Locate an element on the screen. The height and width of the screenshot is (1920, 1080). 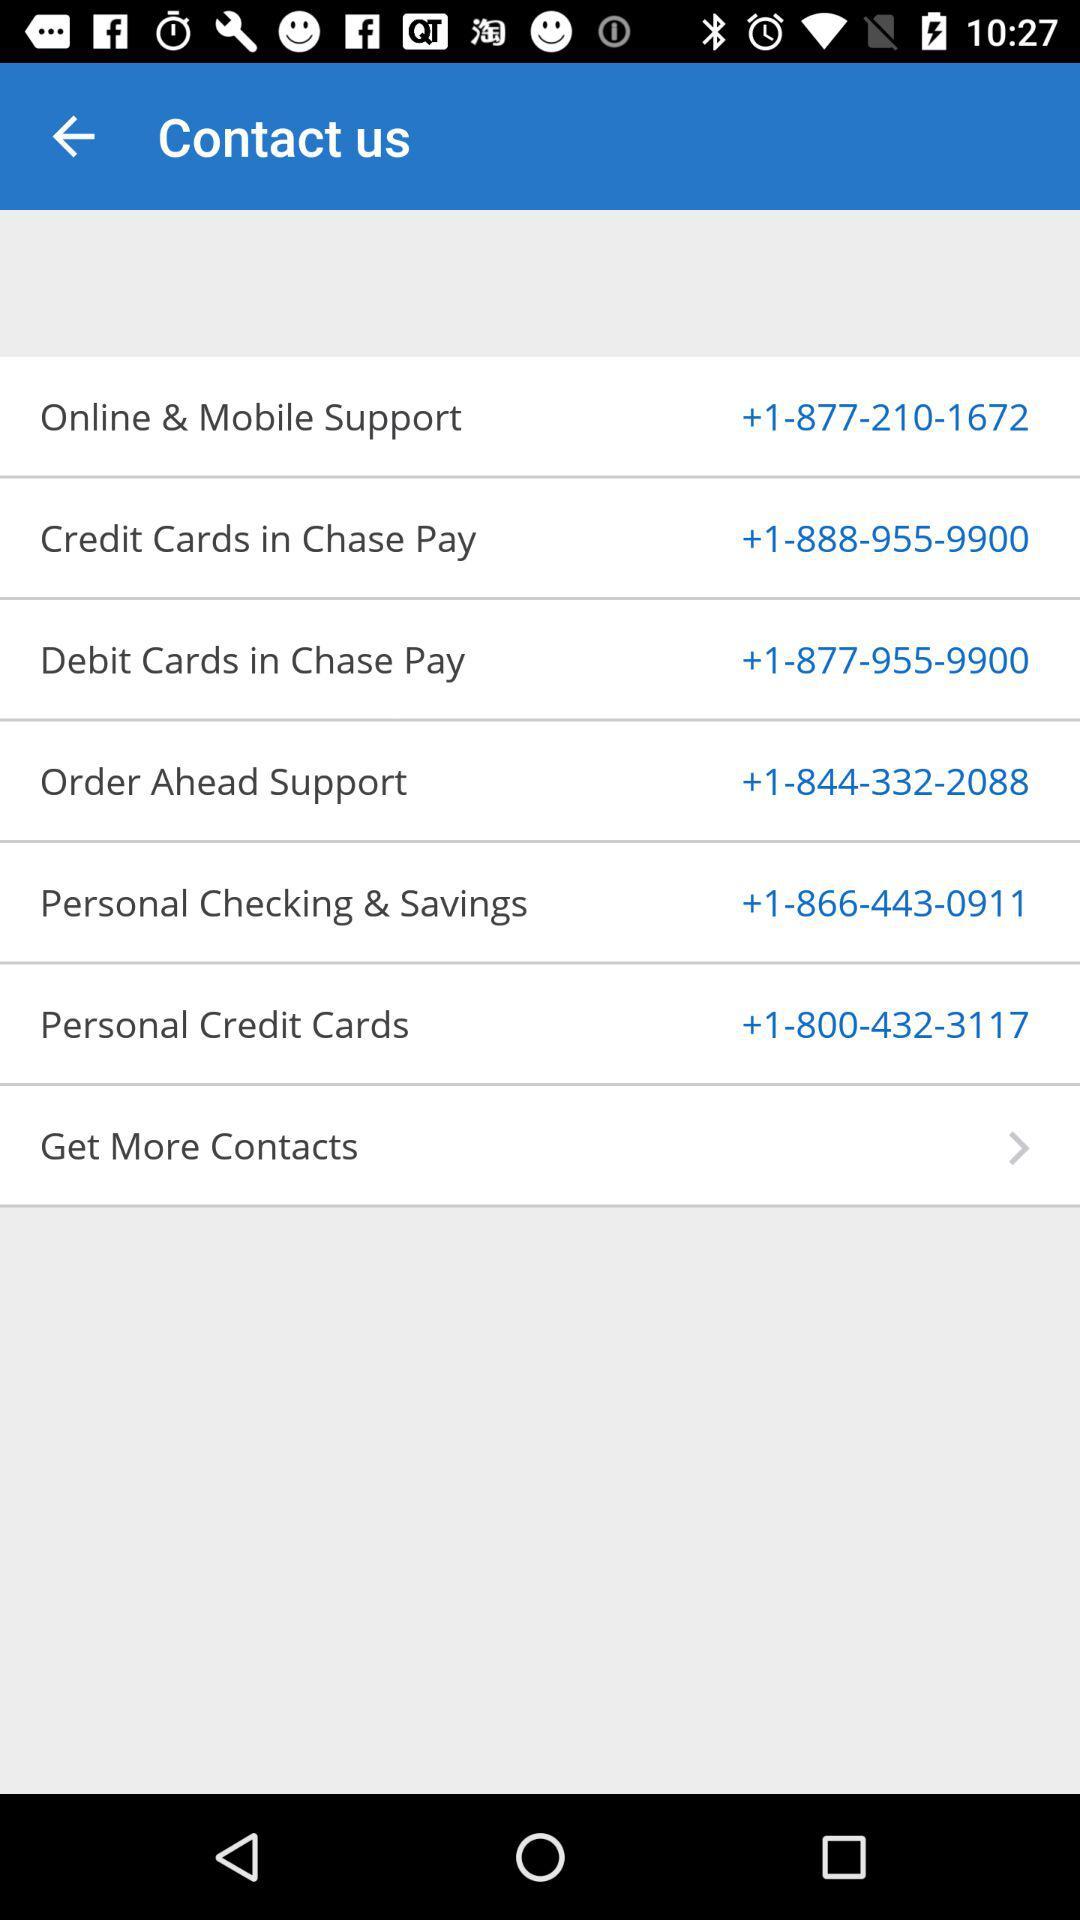
icon above the online & mobile support app is located at coordinates (72, 135).